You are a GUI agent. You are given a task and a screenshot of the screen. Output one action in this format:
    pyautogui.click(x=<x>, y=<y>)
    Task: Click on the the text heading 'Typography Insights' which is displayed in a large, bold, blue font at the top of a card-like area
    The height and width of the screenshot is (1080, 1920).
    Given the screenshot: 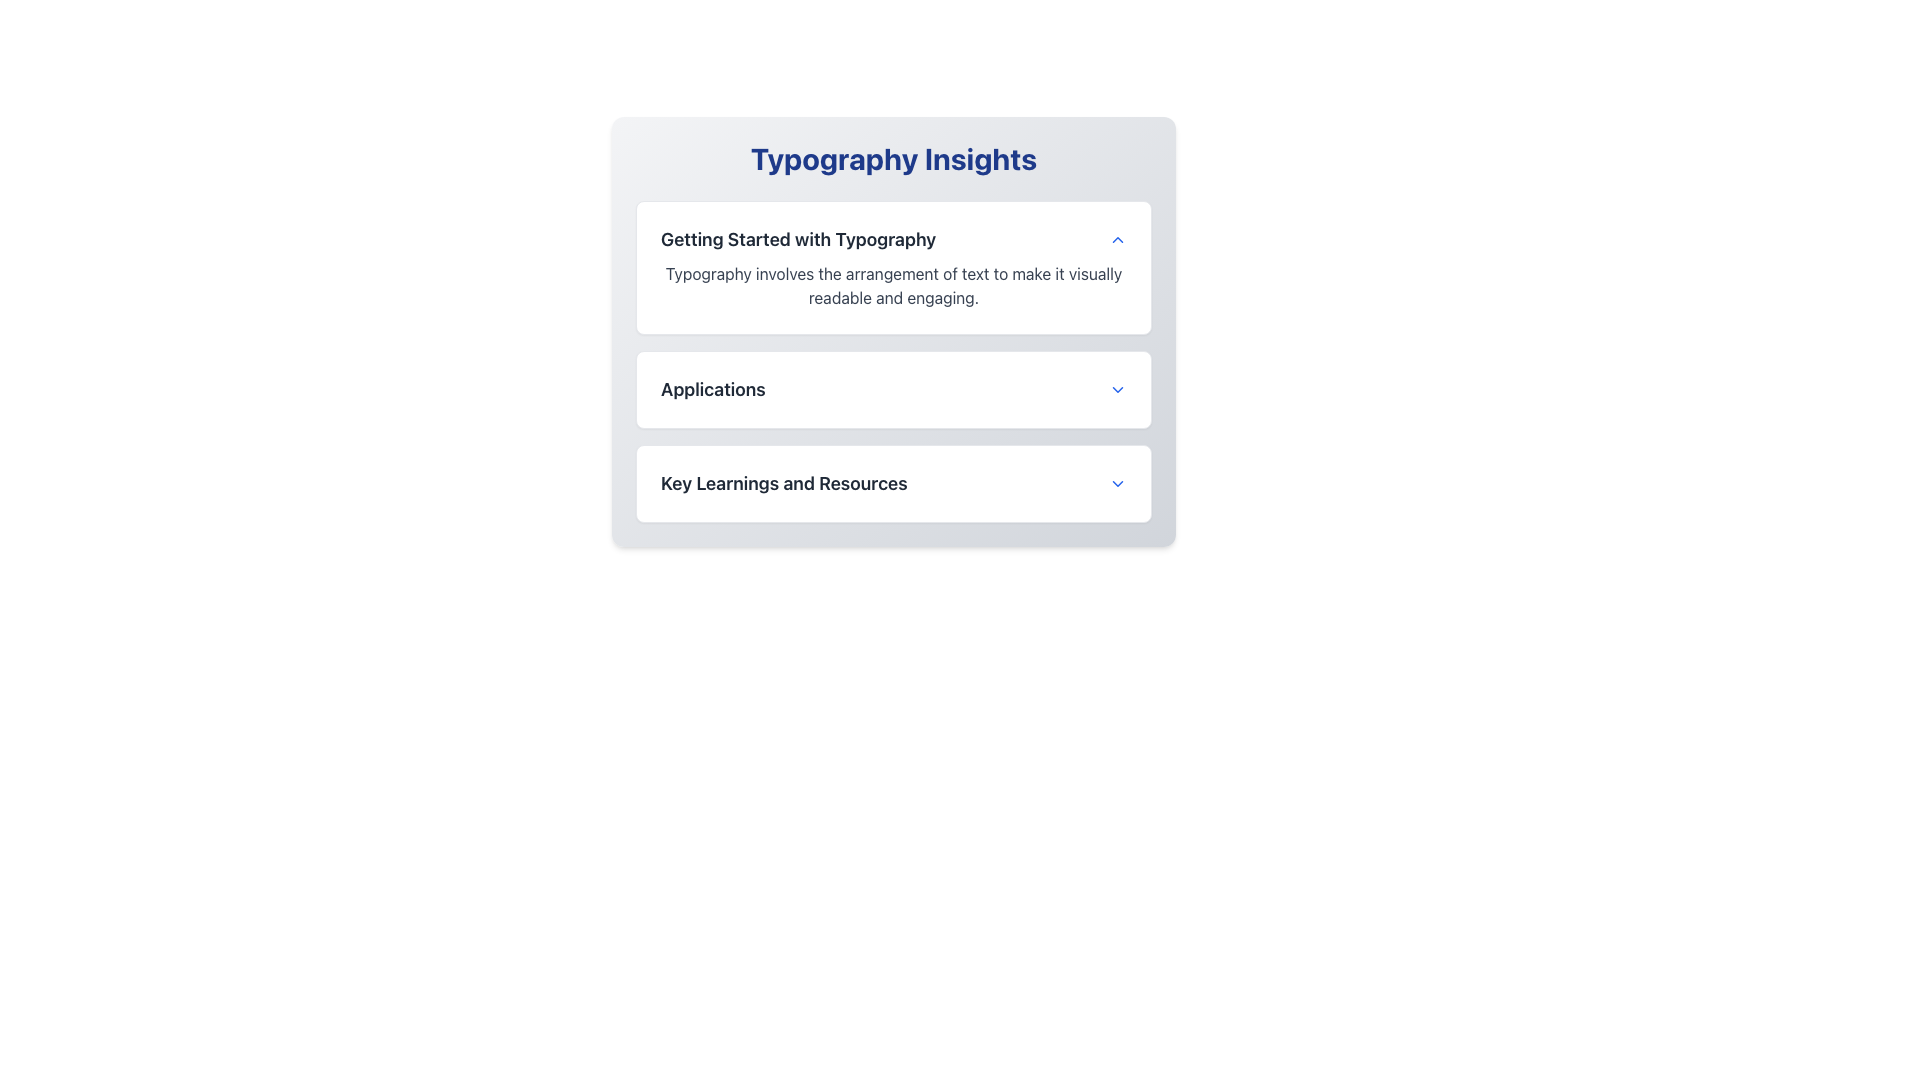 What is the action you would take?
    pyautogui.click(x=892, y=157)
    